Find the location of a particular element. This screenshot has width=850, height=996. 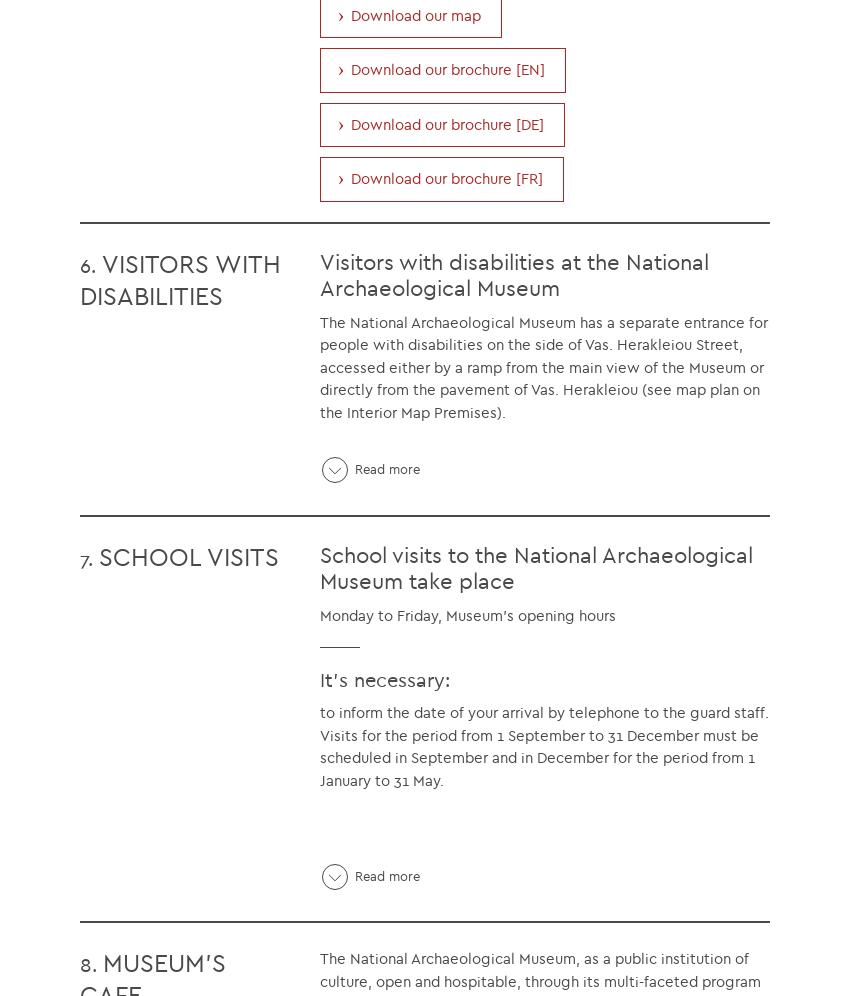

'VISITORS WITH DISABILITIES' is located at coordinates (179, 278).